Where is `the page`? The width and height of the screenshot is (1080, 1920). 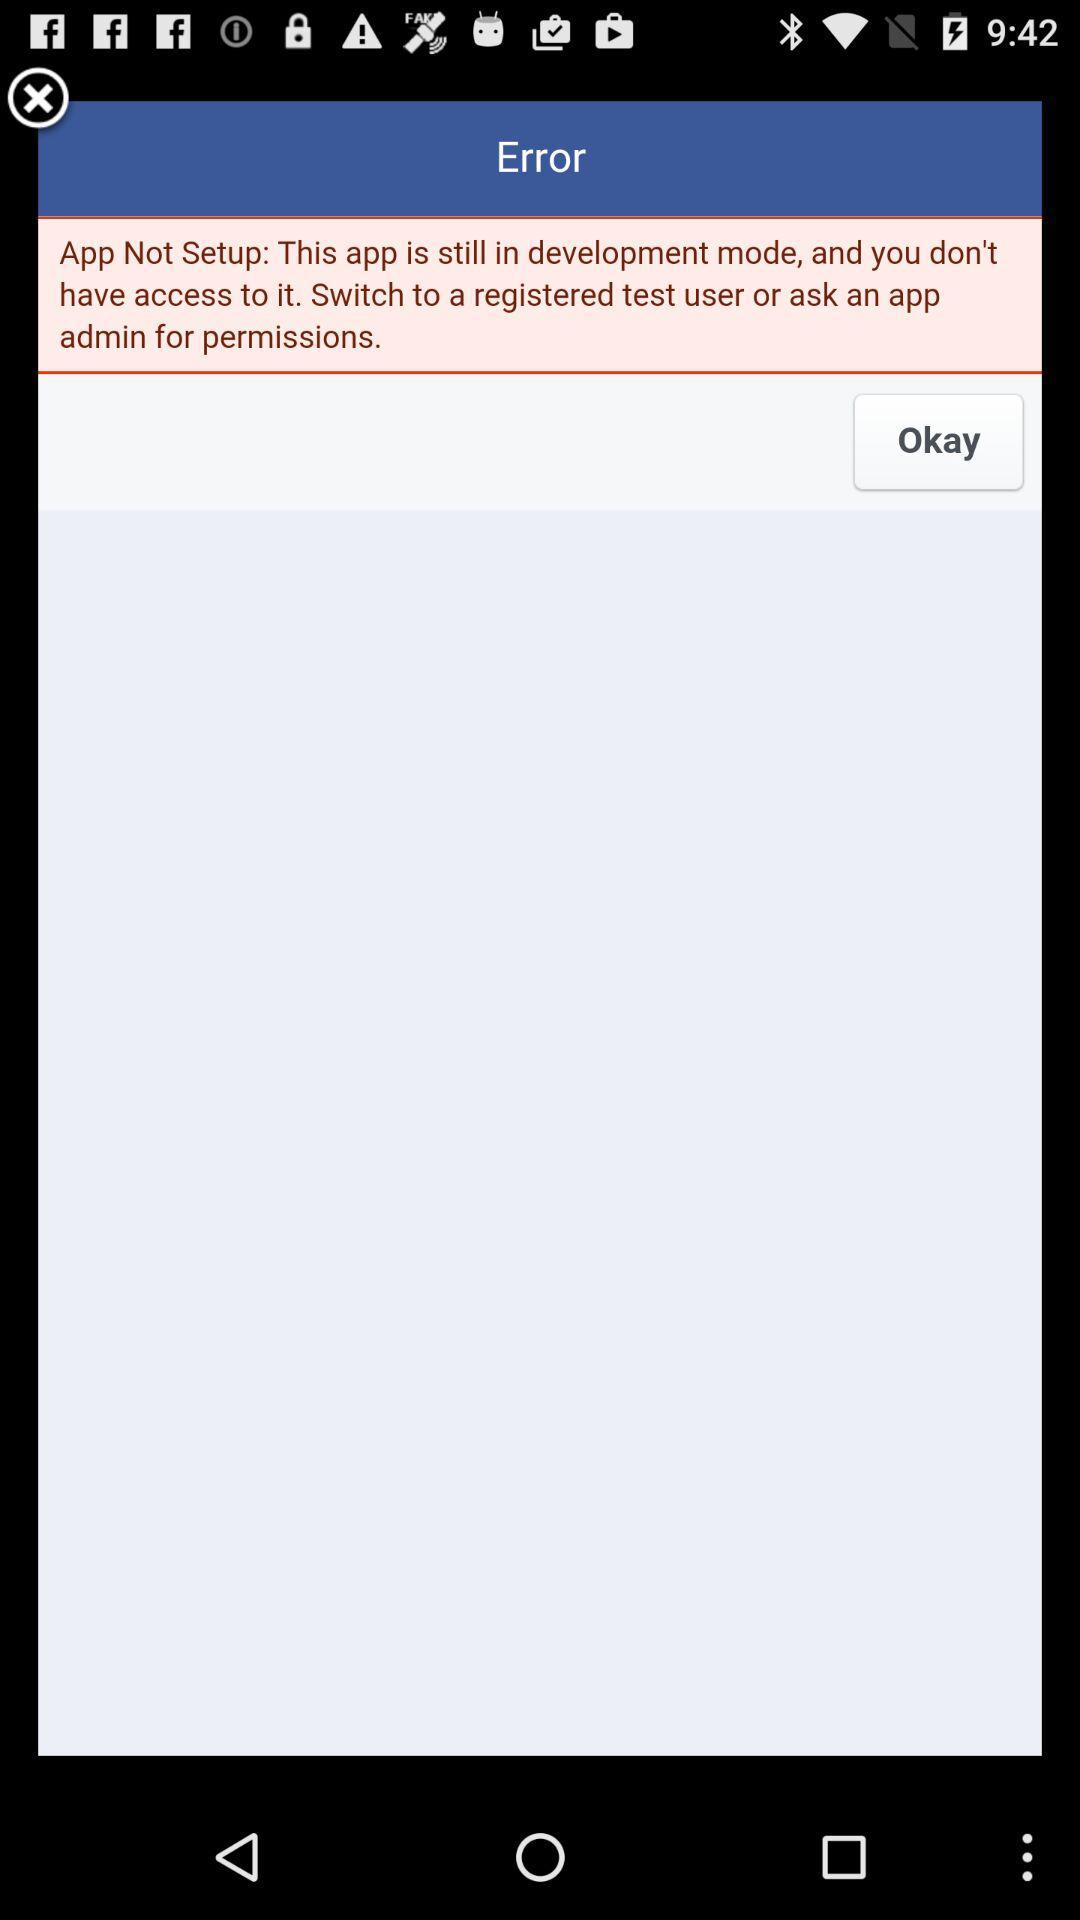
the page is located at coordinates (38, 100).